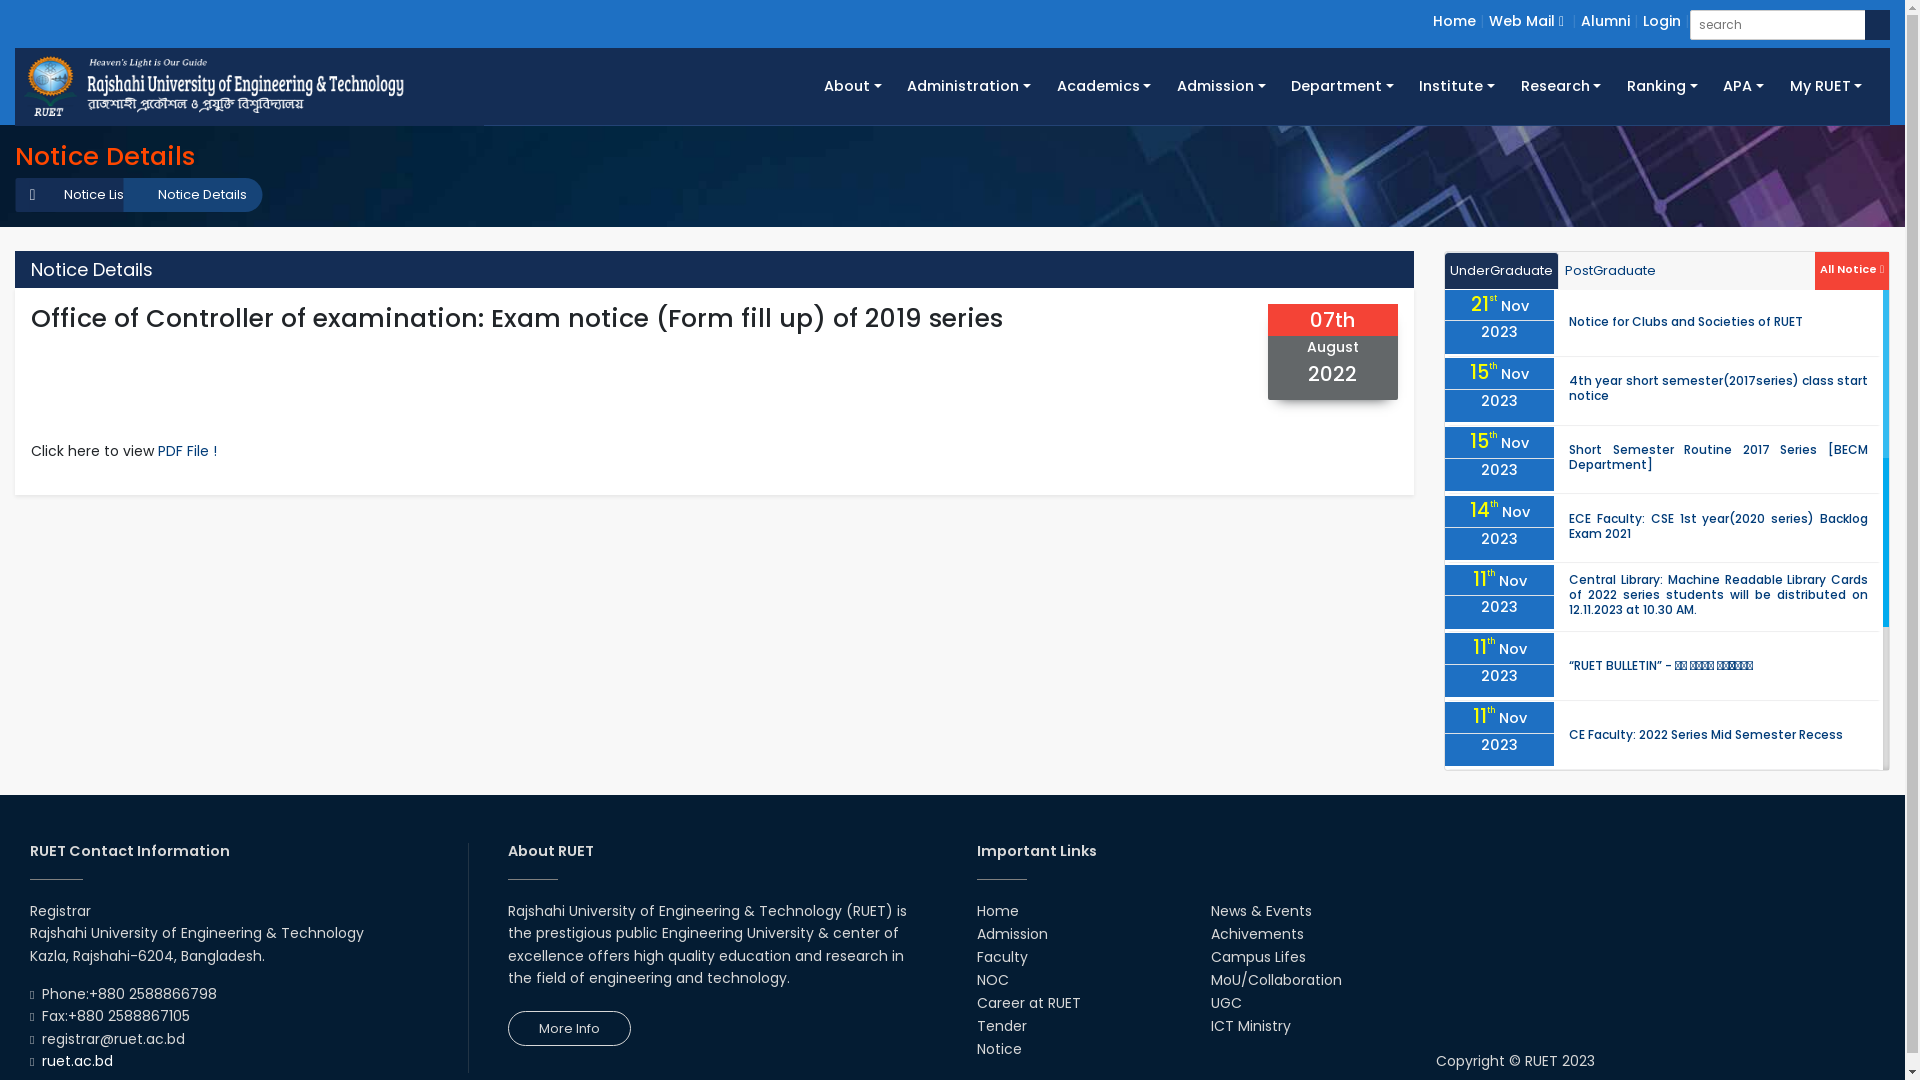 The width and height of the screenshot is (1920, 1080). What do you see at coordinates (1256, 933) in the screenshot?
I see `'Achivements'` at bounding box center [1256, 933].